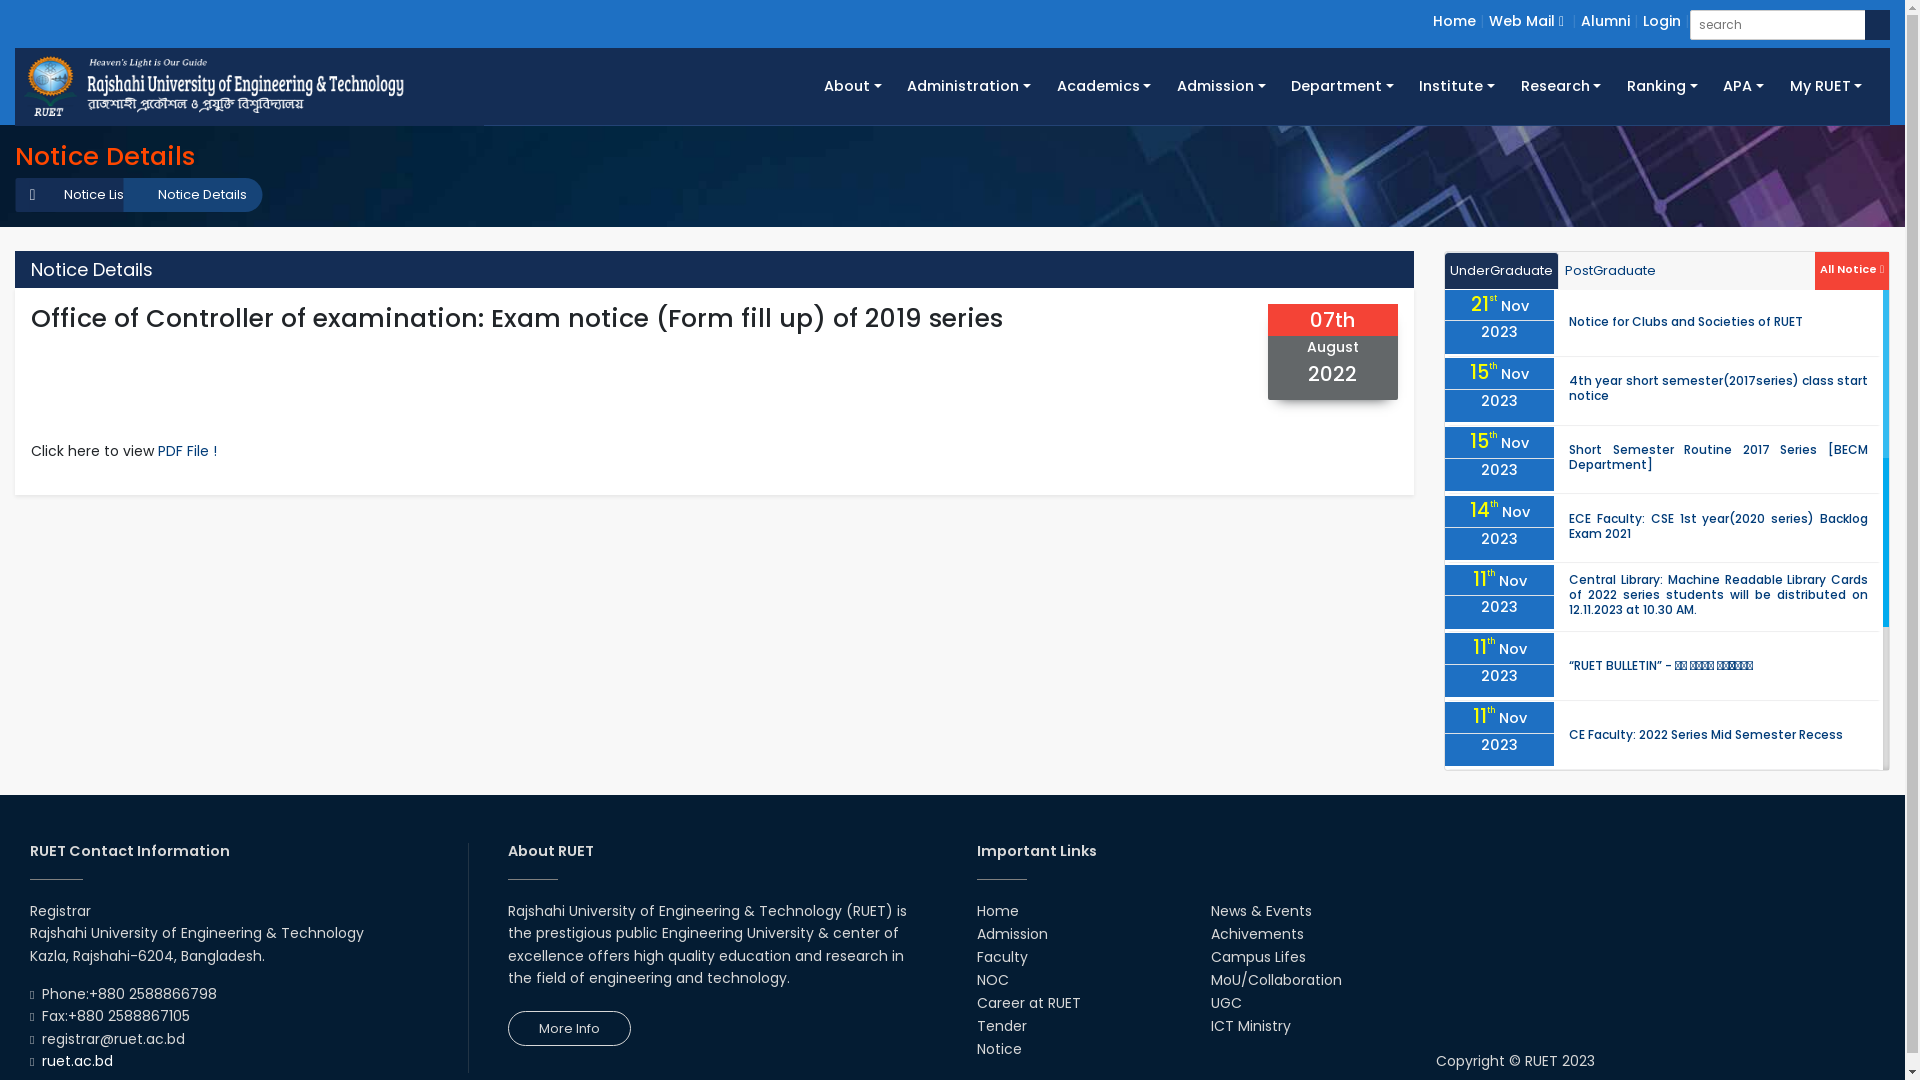 The width and height of the screenshot is (1920, 1080). What do you see at coordinates (1256, 933) in the screenshot?
I see `'Achivements'` at bounding box center [1256, 933].